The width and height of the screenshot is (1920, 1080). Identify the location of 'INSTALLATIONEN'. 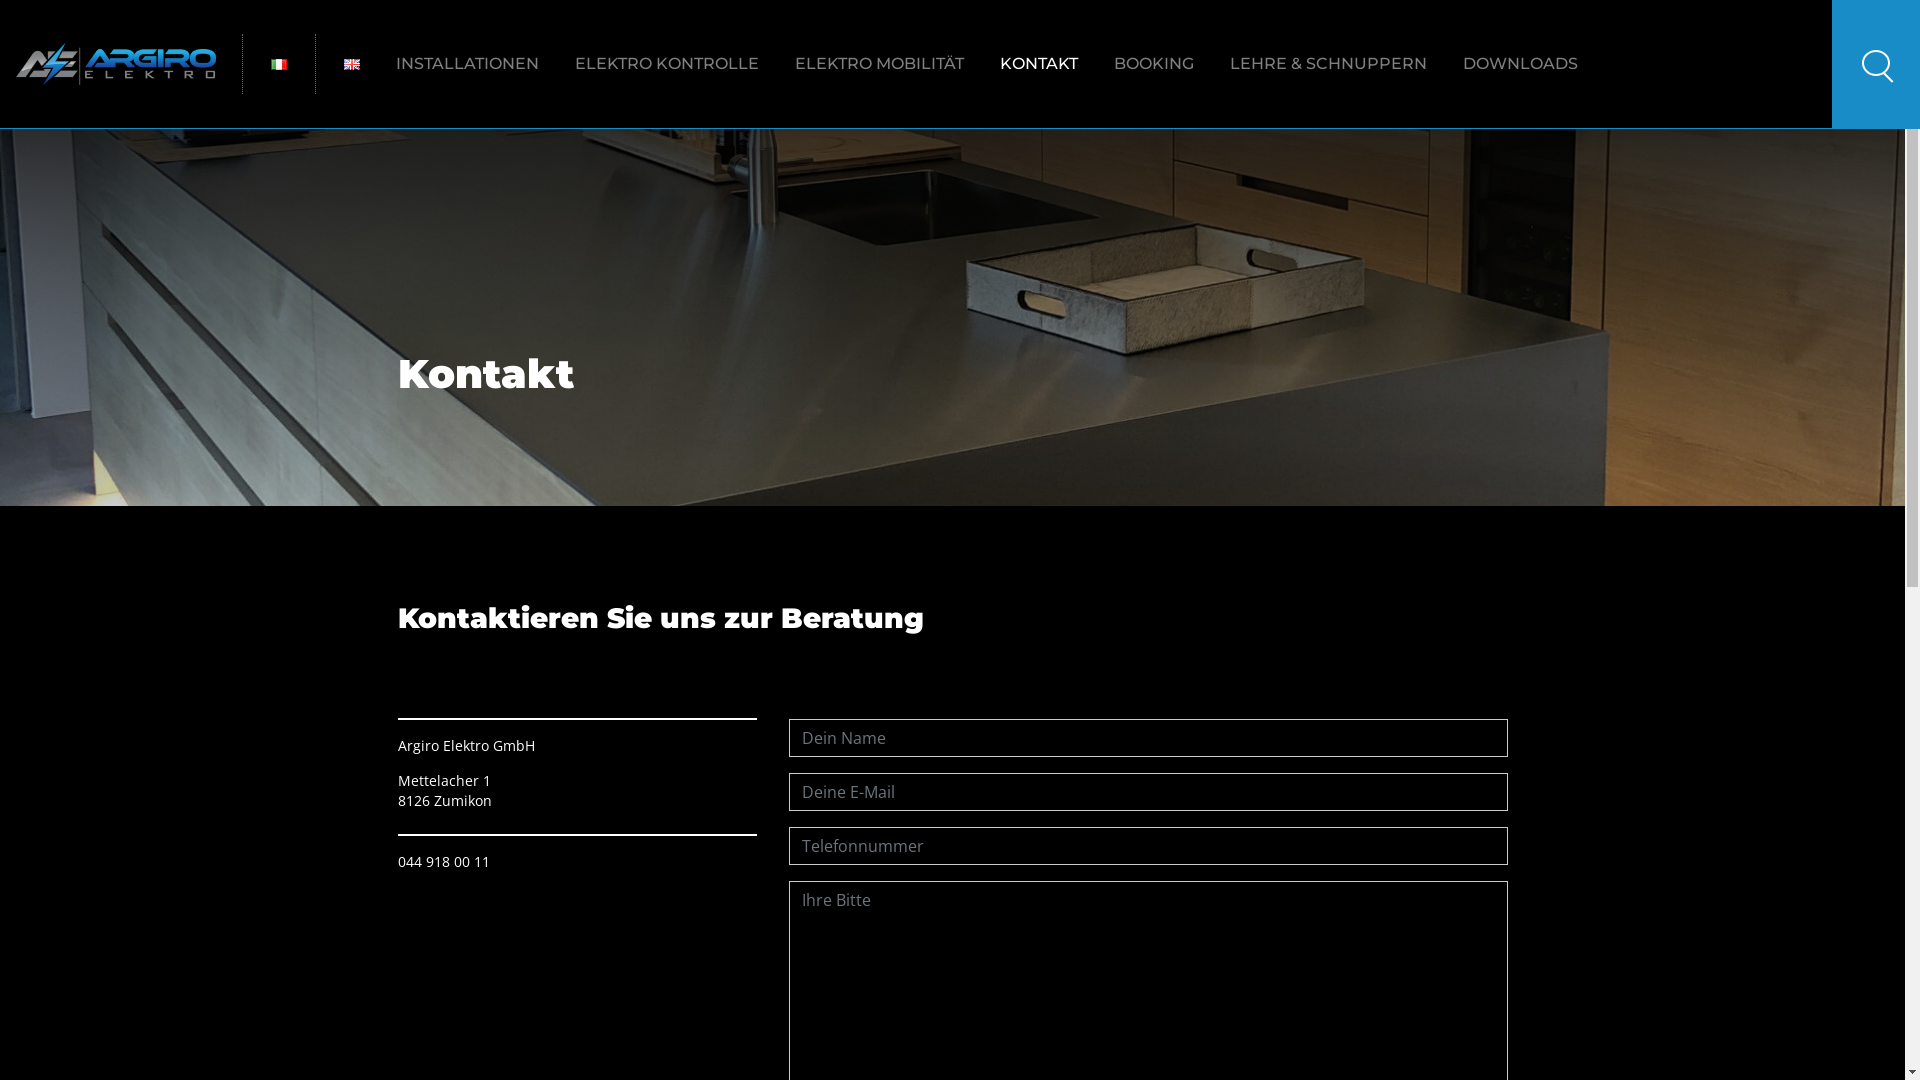
(466, 63).